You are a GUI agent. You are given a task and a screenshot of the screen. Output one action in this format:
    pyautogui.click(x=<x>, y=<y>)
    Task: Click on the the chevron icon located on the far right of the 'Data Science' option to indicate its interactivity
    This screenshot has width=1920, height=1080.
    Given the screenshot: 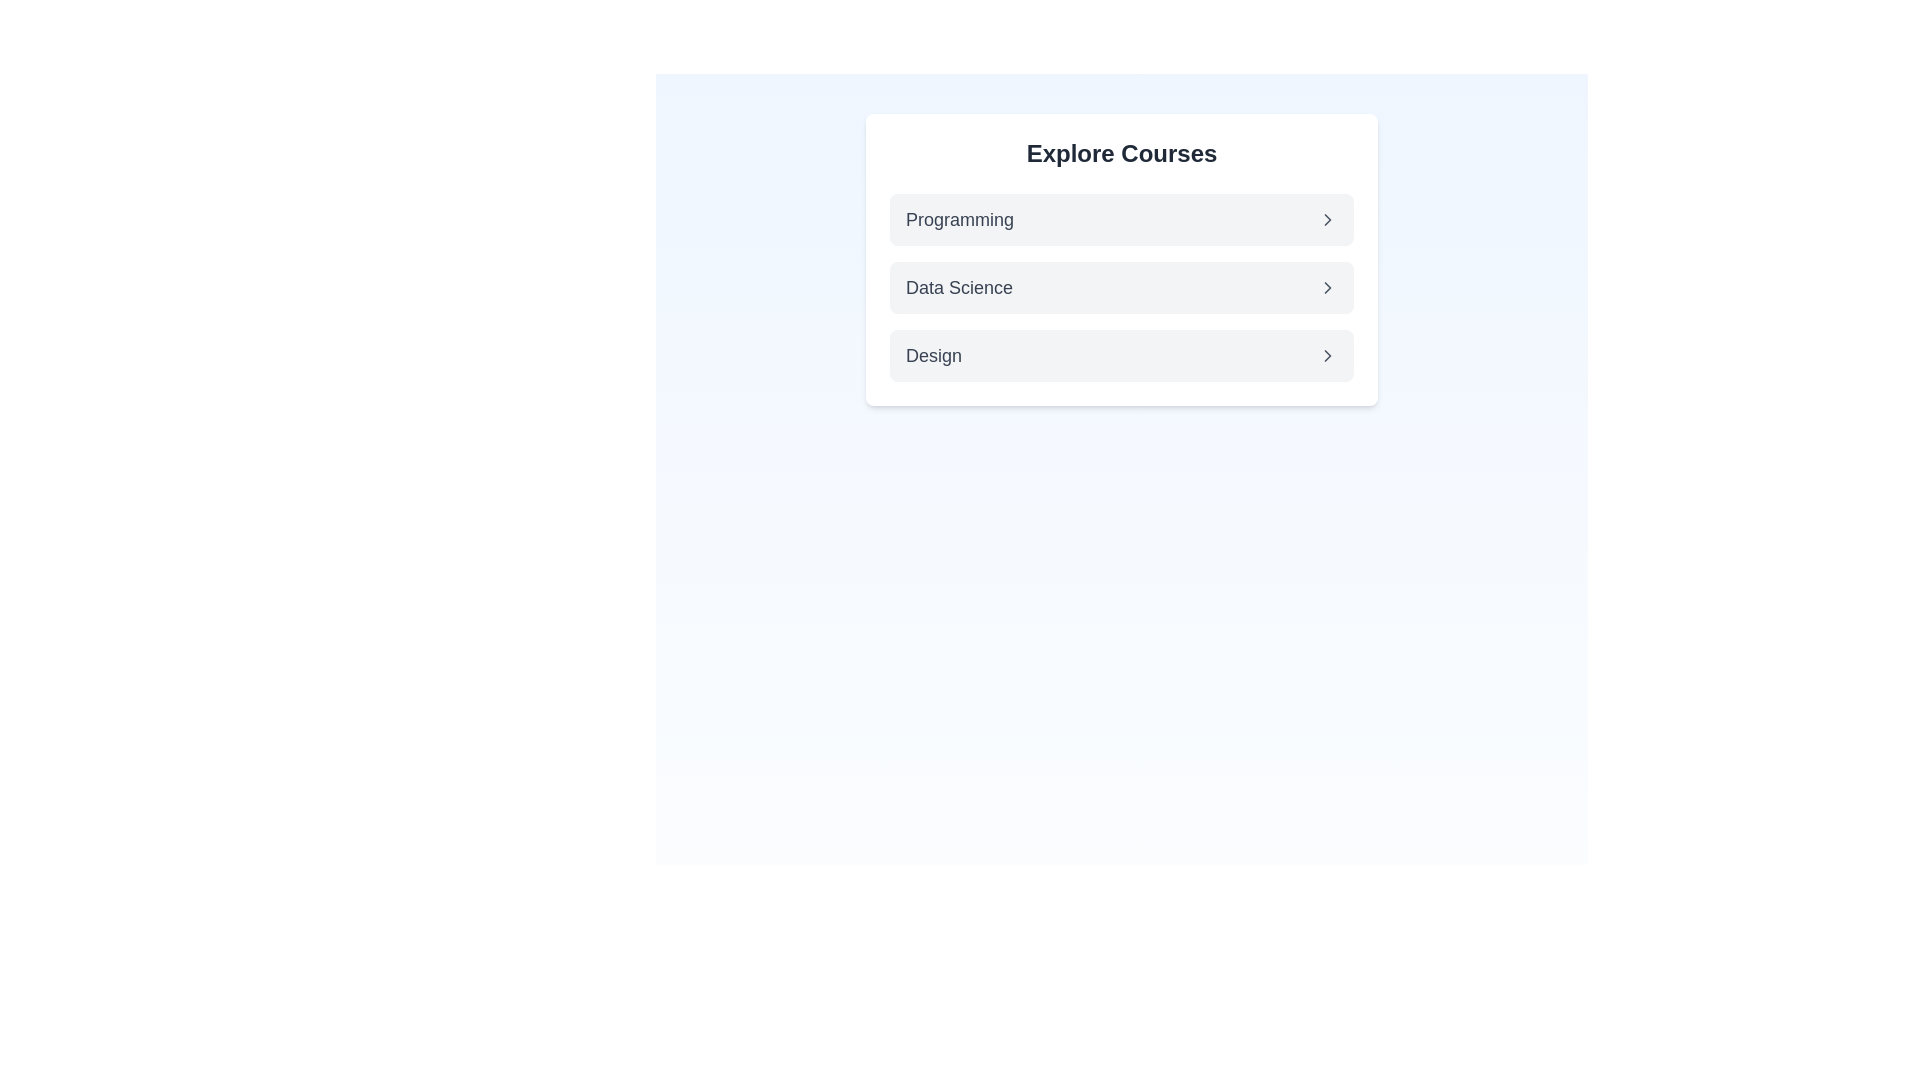 What is the action you would take?
    pyautogui.click(x=1328, y=288)
    